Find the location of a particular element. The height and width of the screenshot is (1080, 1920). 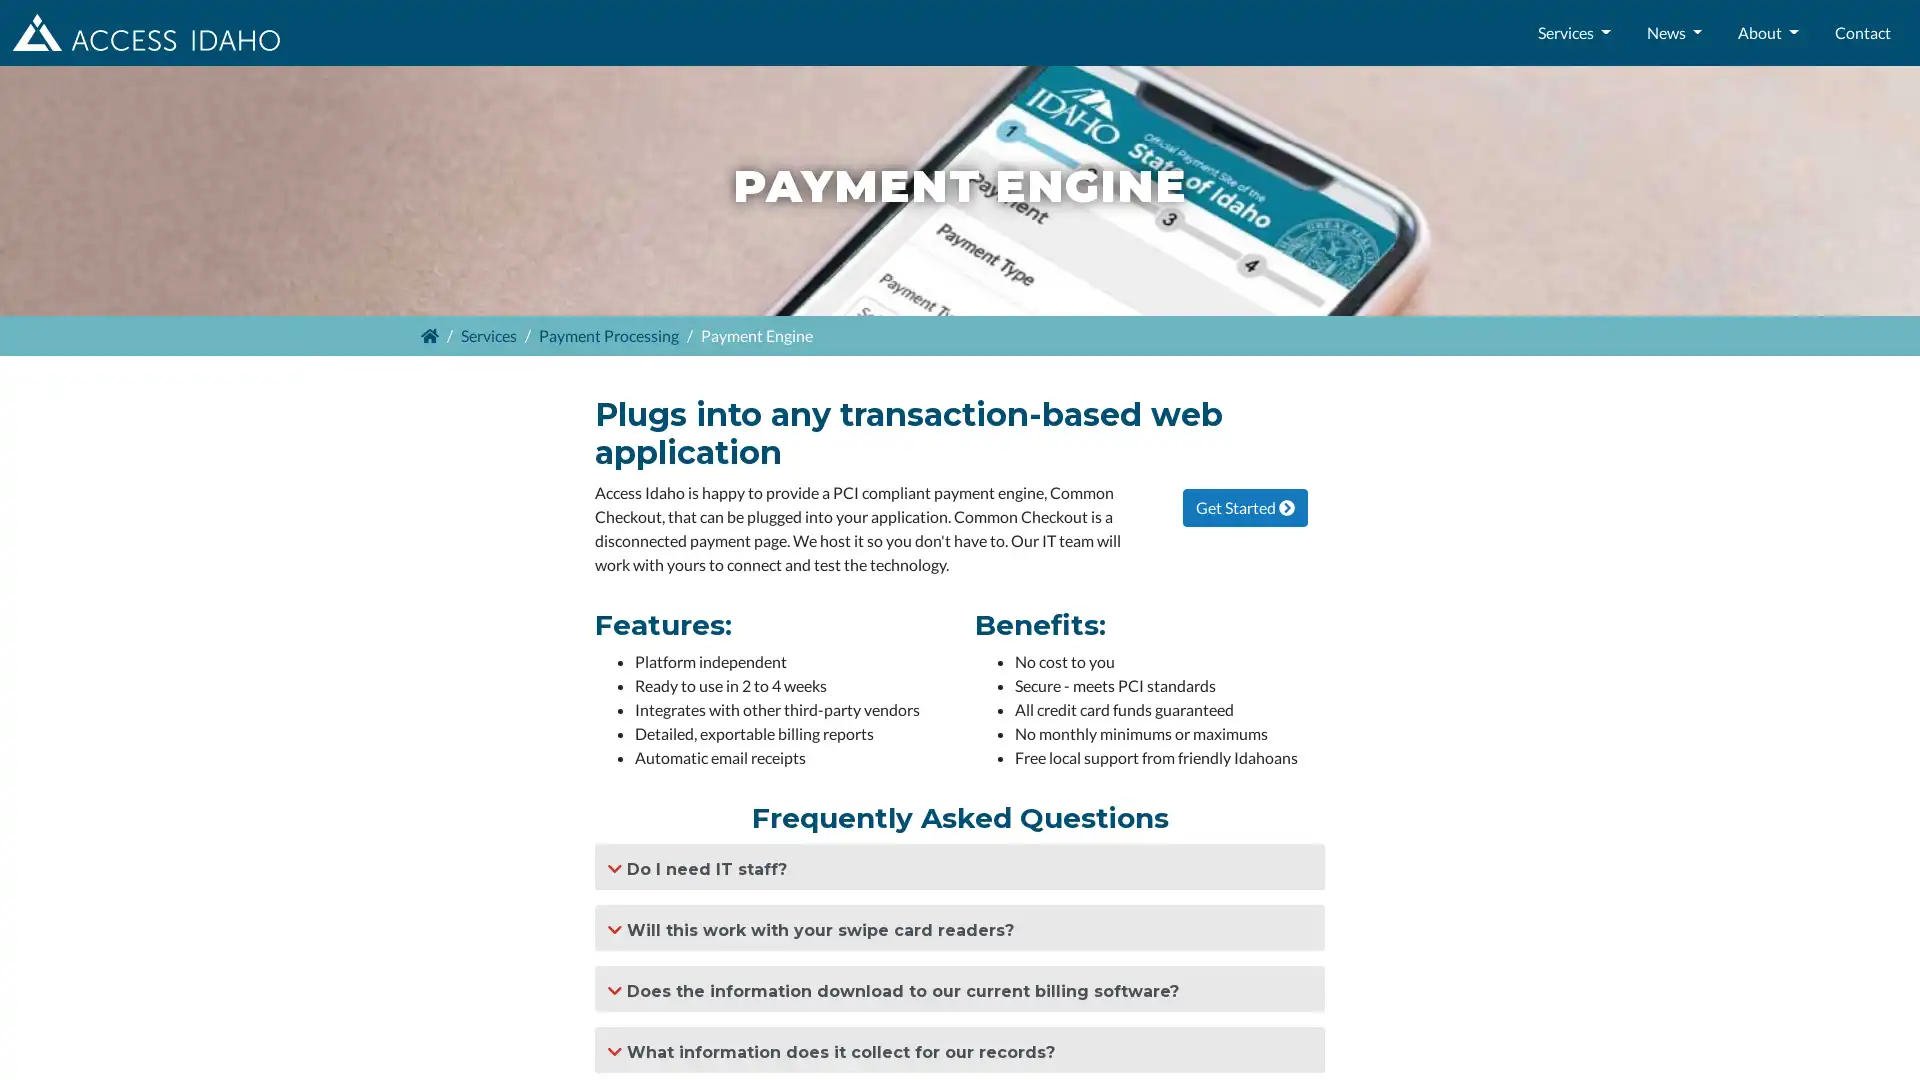

Do I need IT staff? is located at coordinates (960, 865).